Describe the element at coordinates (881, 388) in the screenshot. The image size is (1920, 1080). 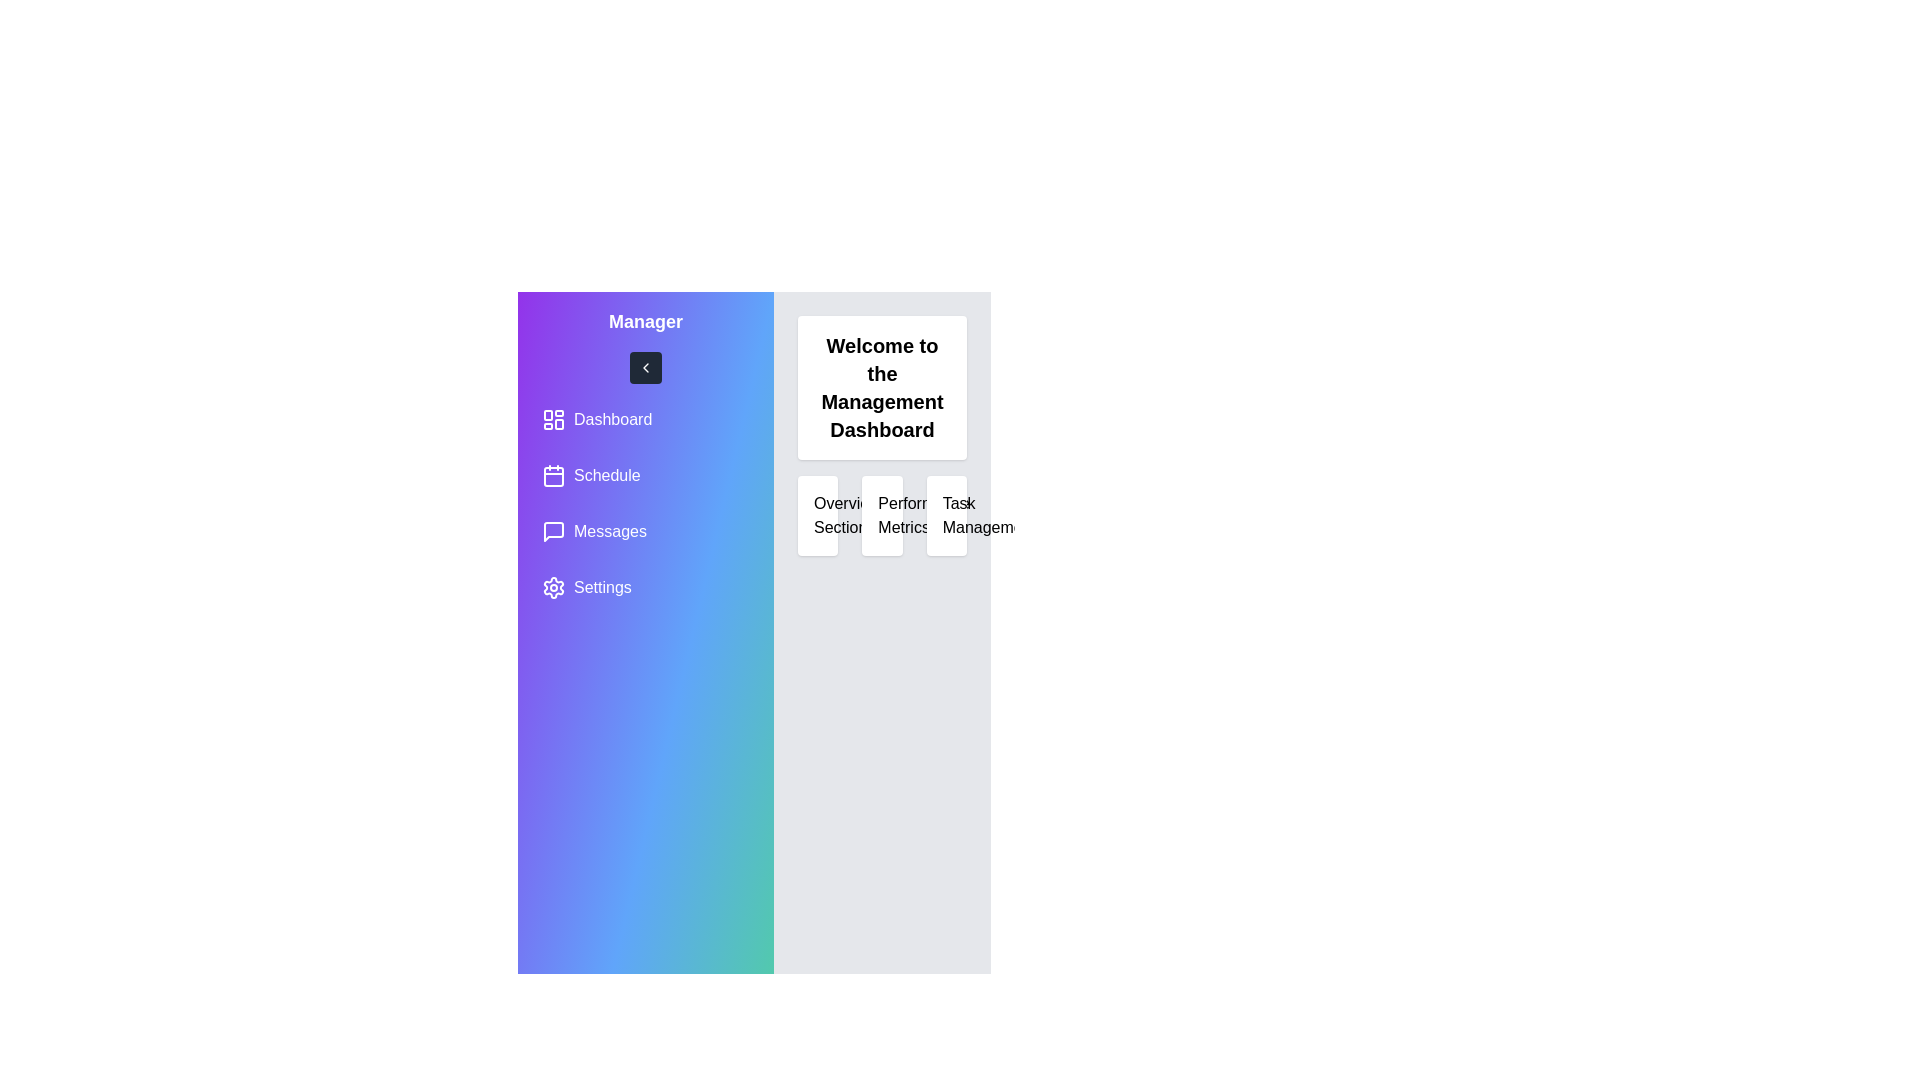
I see `the non-interactive heading located in the top-right section of the layout, indicating the user's current context within the dashboard` at that location.